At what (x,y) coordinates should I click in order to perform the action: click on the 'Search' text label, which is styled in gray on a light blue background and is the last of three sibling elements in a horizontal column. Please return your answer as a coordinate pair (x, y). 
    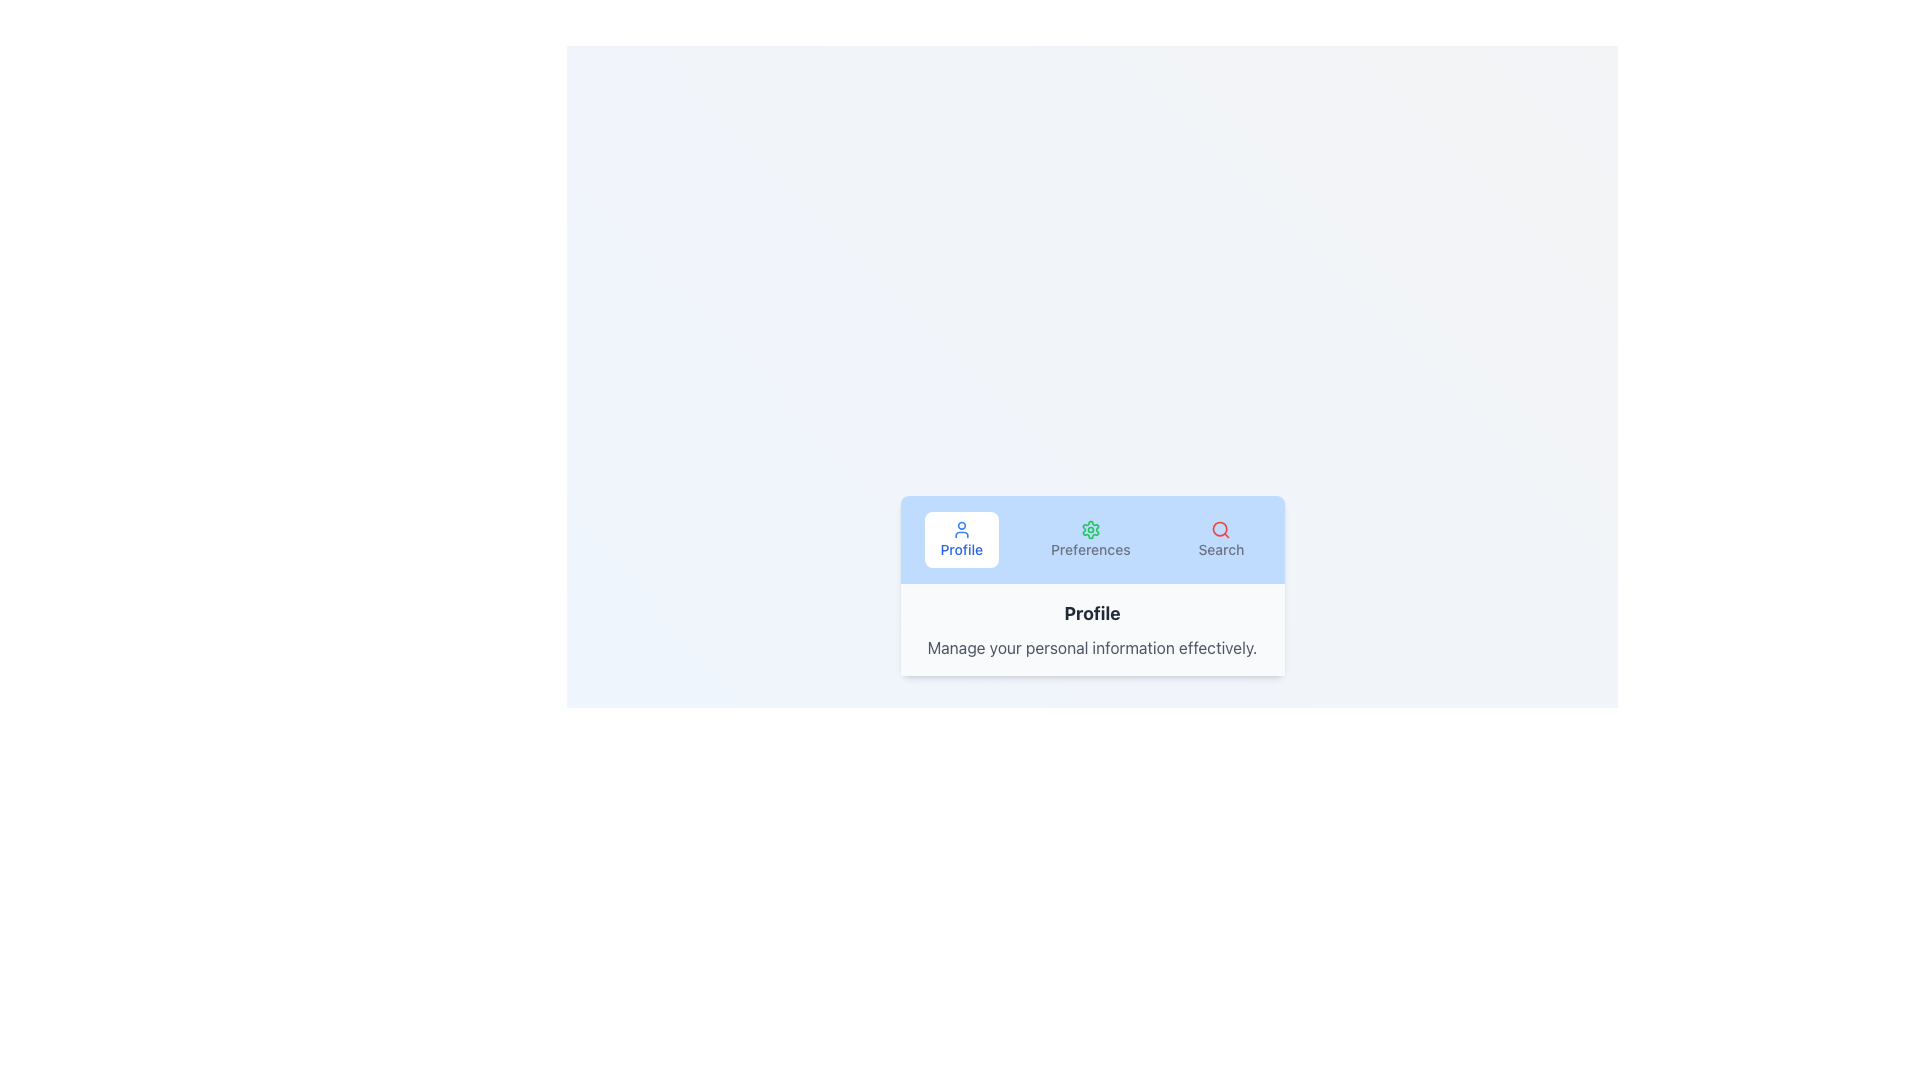
    Looking at the image, I should click on (1220, 550).